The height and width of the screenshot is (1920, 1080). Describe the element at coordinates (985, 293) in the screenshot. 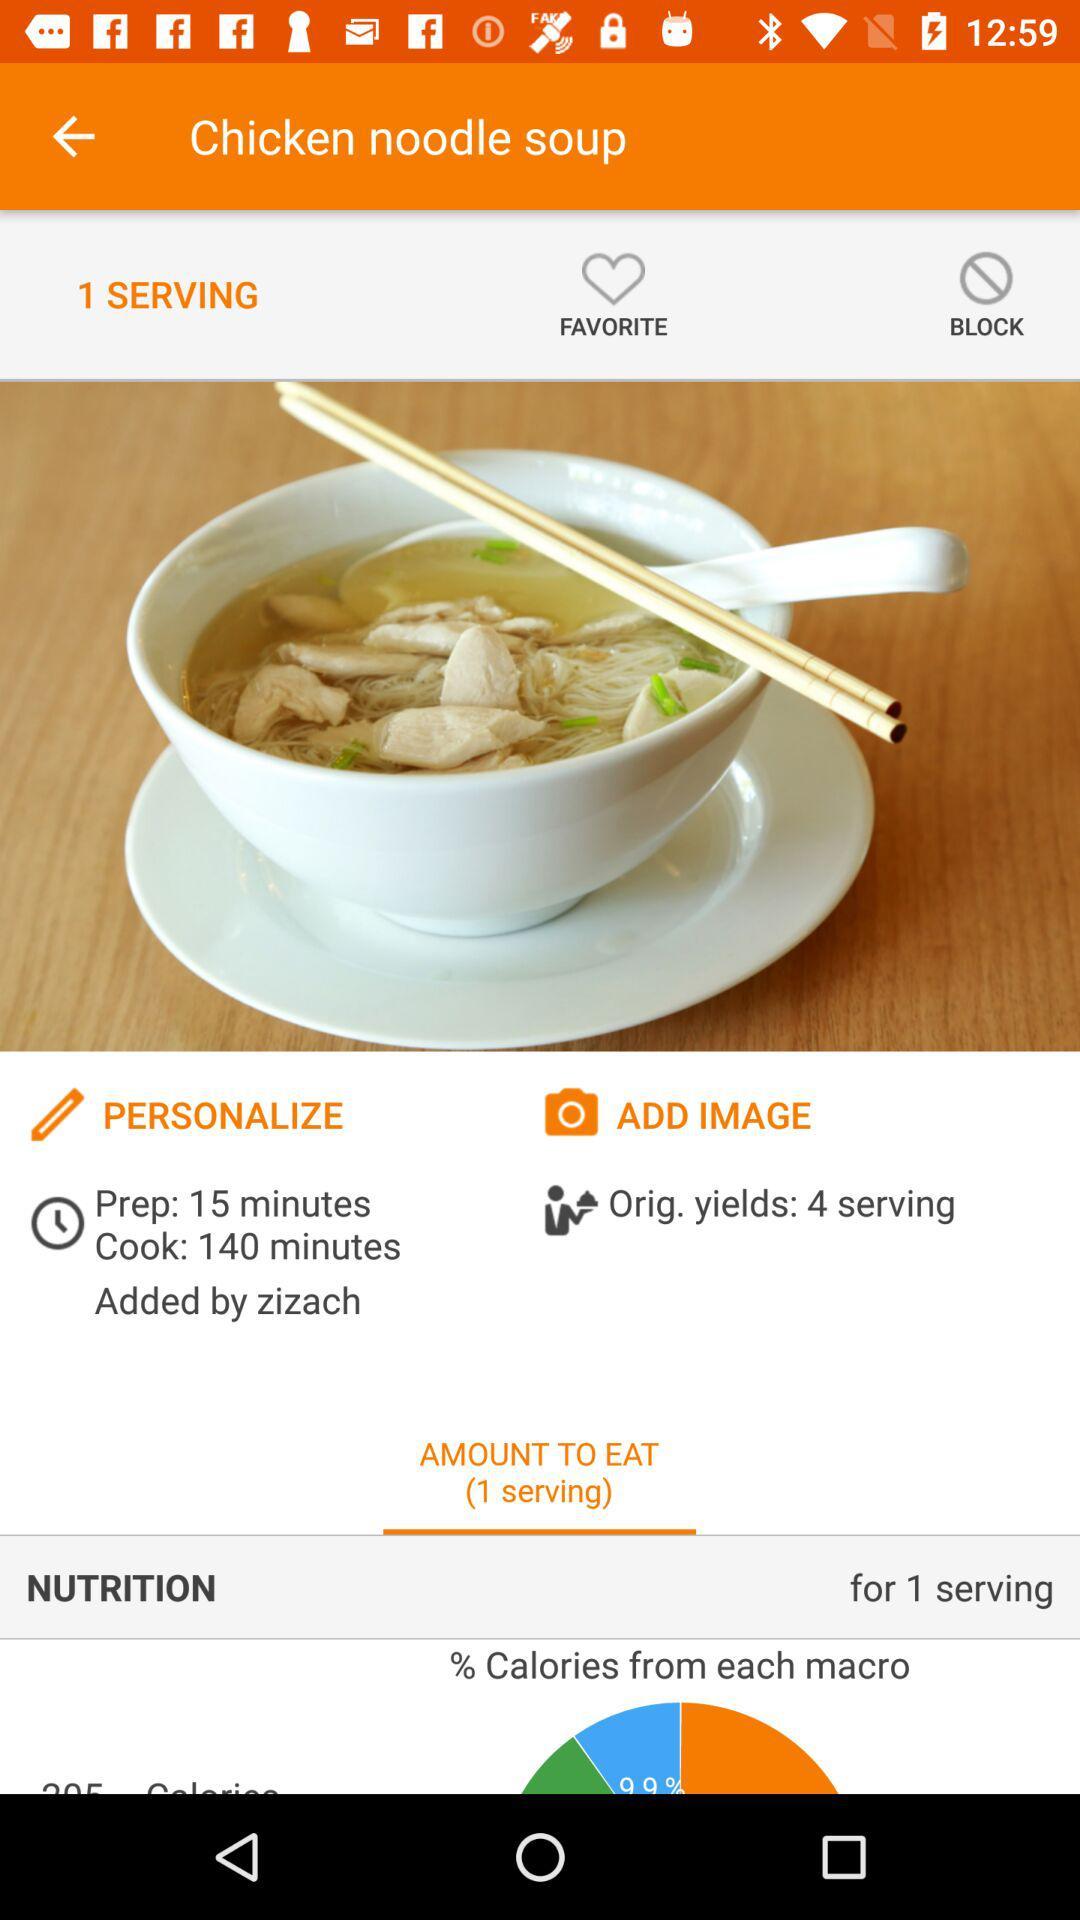

I see `the block` at that location.